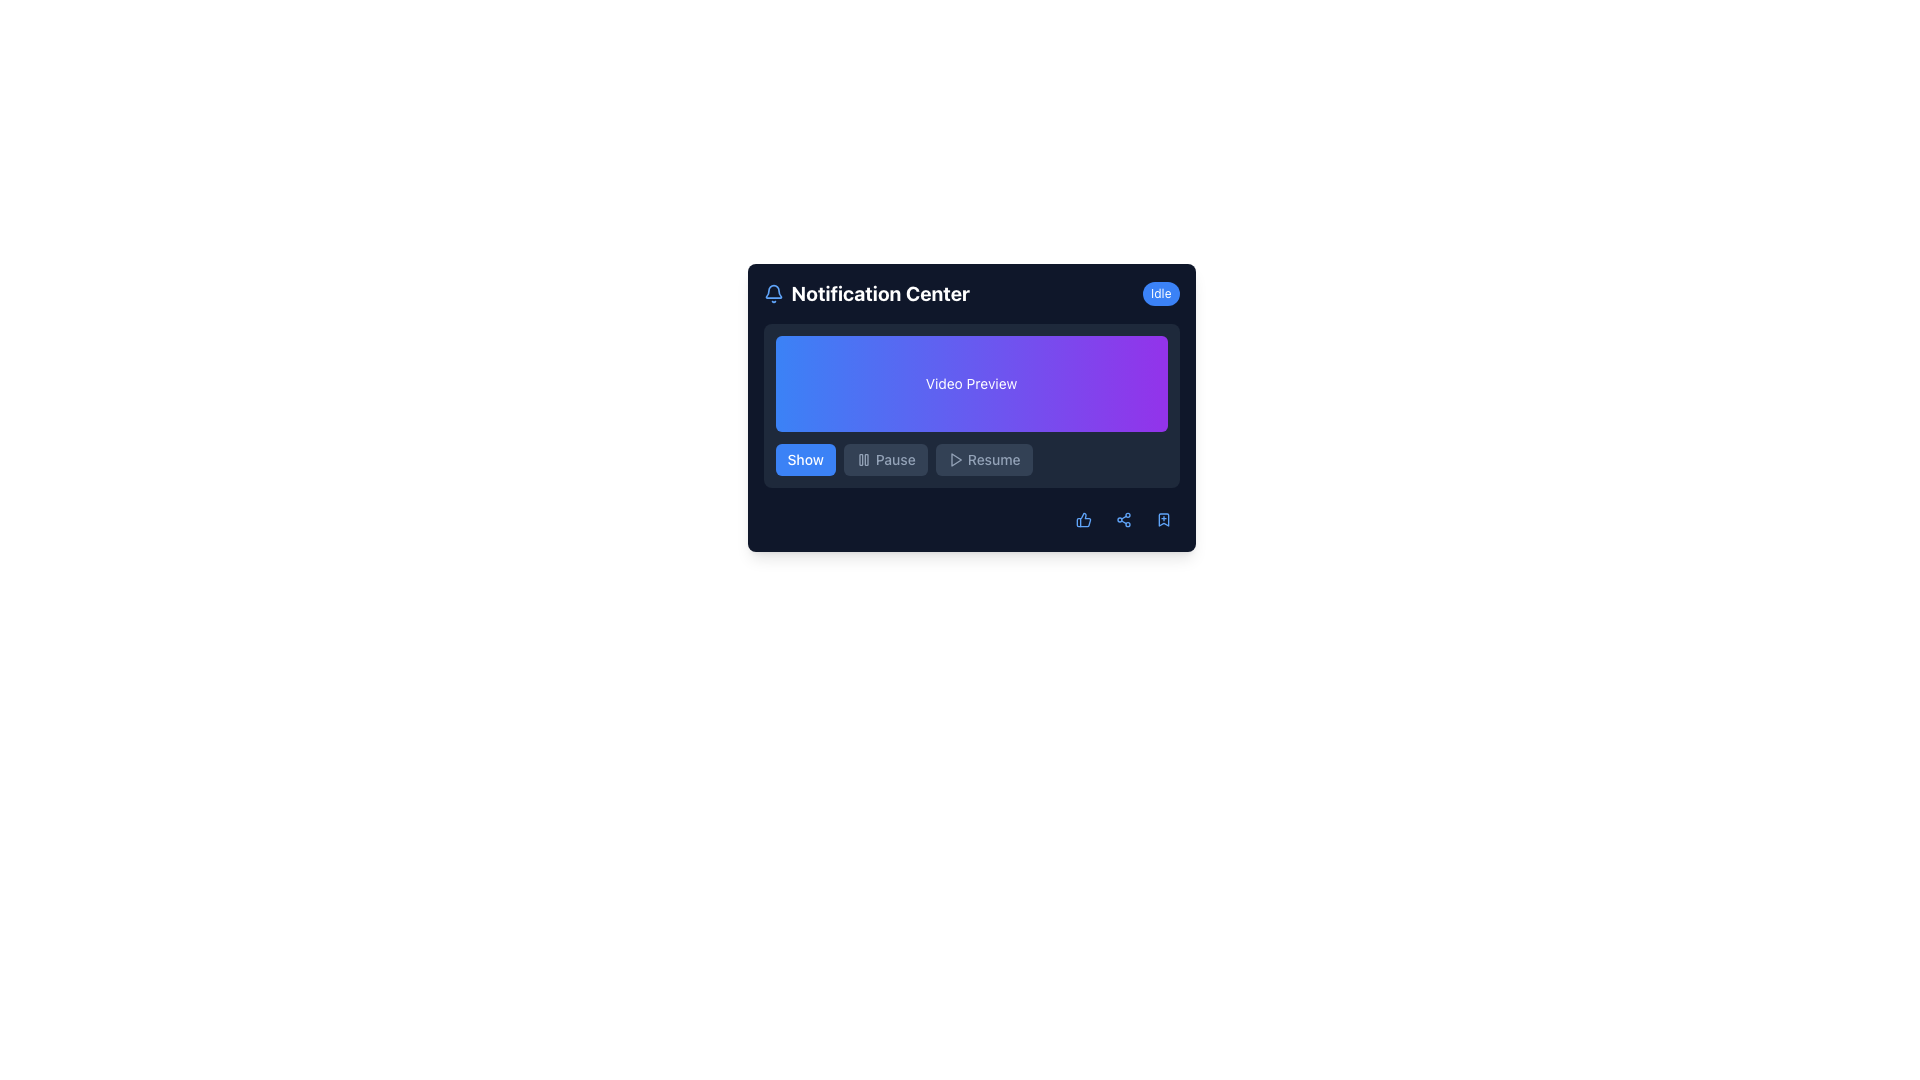 Image resolution: width=1920 pixels, height=1080 pixels. I want to click on the play button icon of the 'Resume' button located at the bottom right section of the primary content area, so click(954, 459).